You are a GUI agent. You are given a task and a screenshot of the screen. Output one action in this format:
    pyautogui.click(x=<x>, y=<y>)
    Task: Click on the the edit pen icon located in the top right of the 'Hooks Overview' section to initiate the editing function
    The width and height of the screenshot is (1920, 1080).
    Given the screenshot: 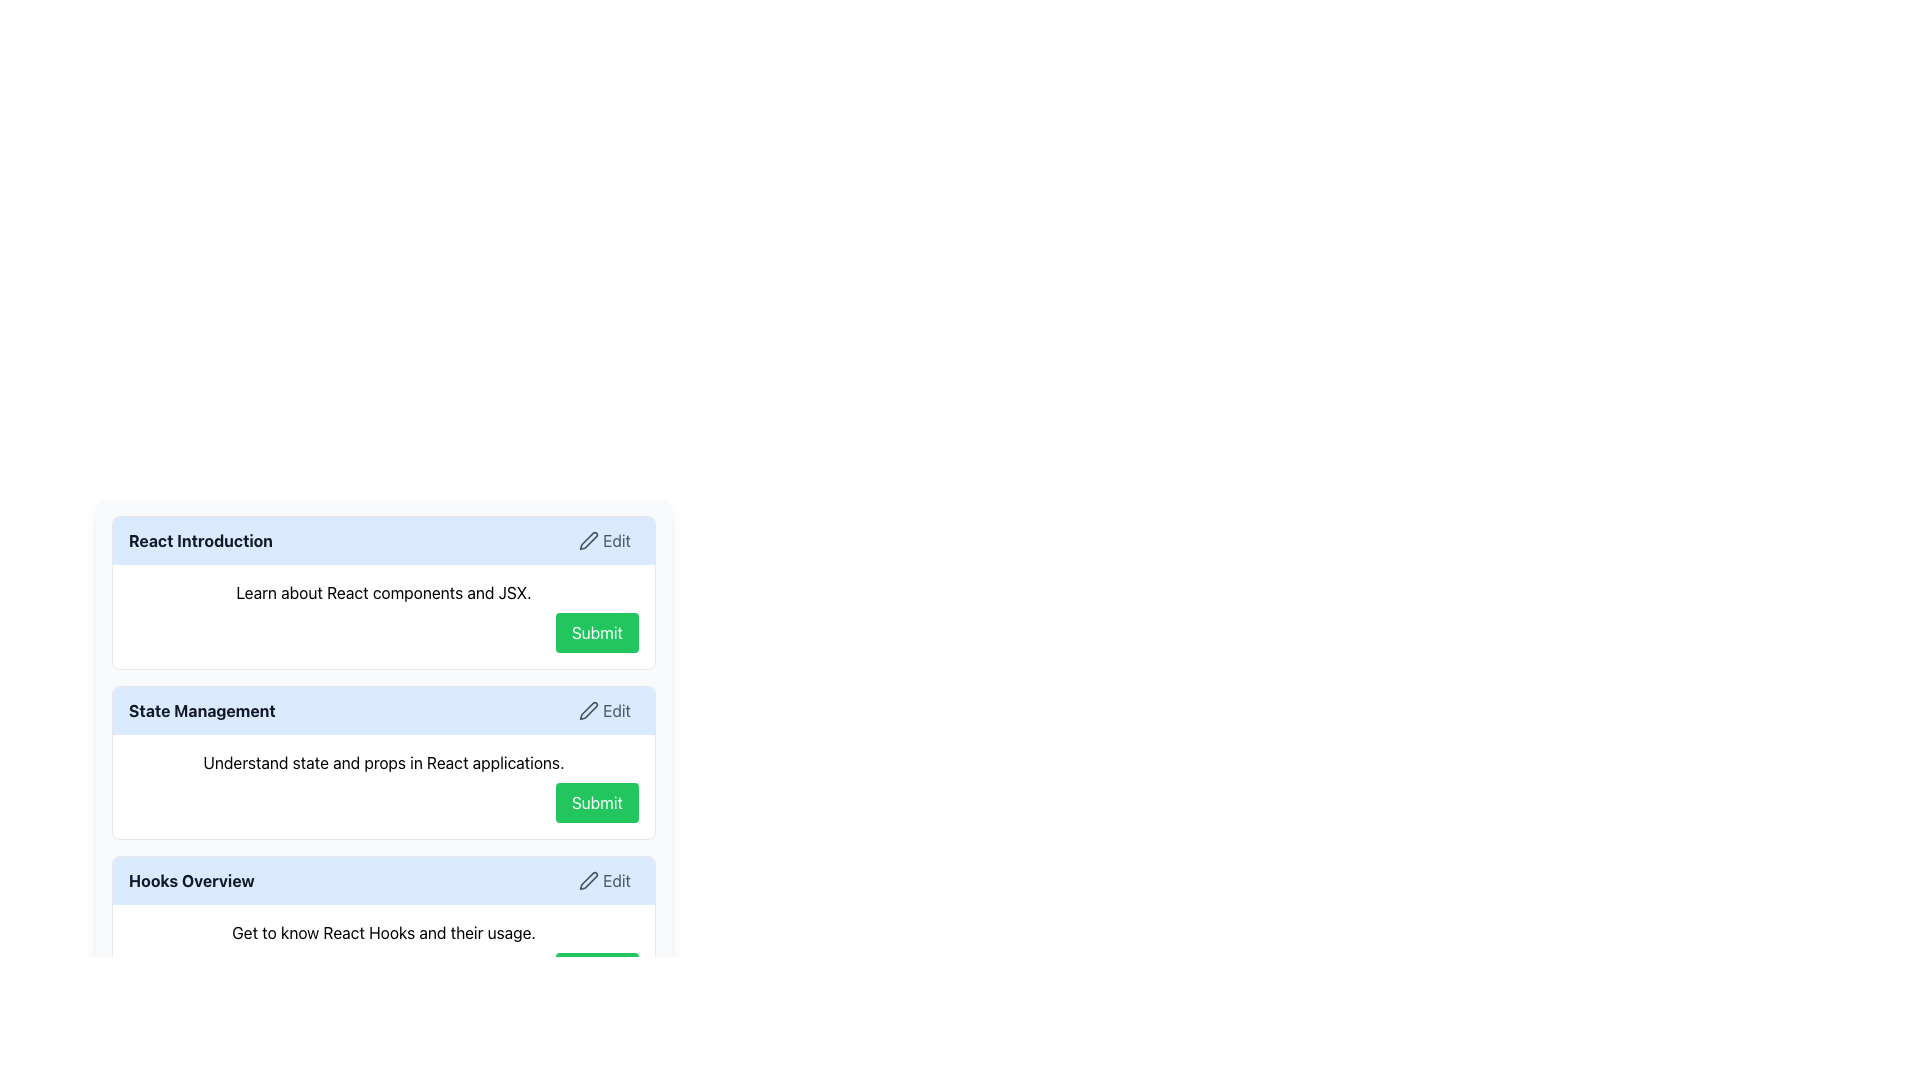 What is the action you would take?
    pyautogui.click(x=588, y=879)
    